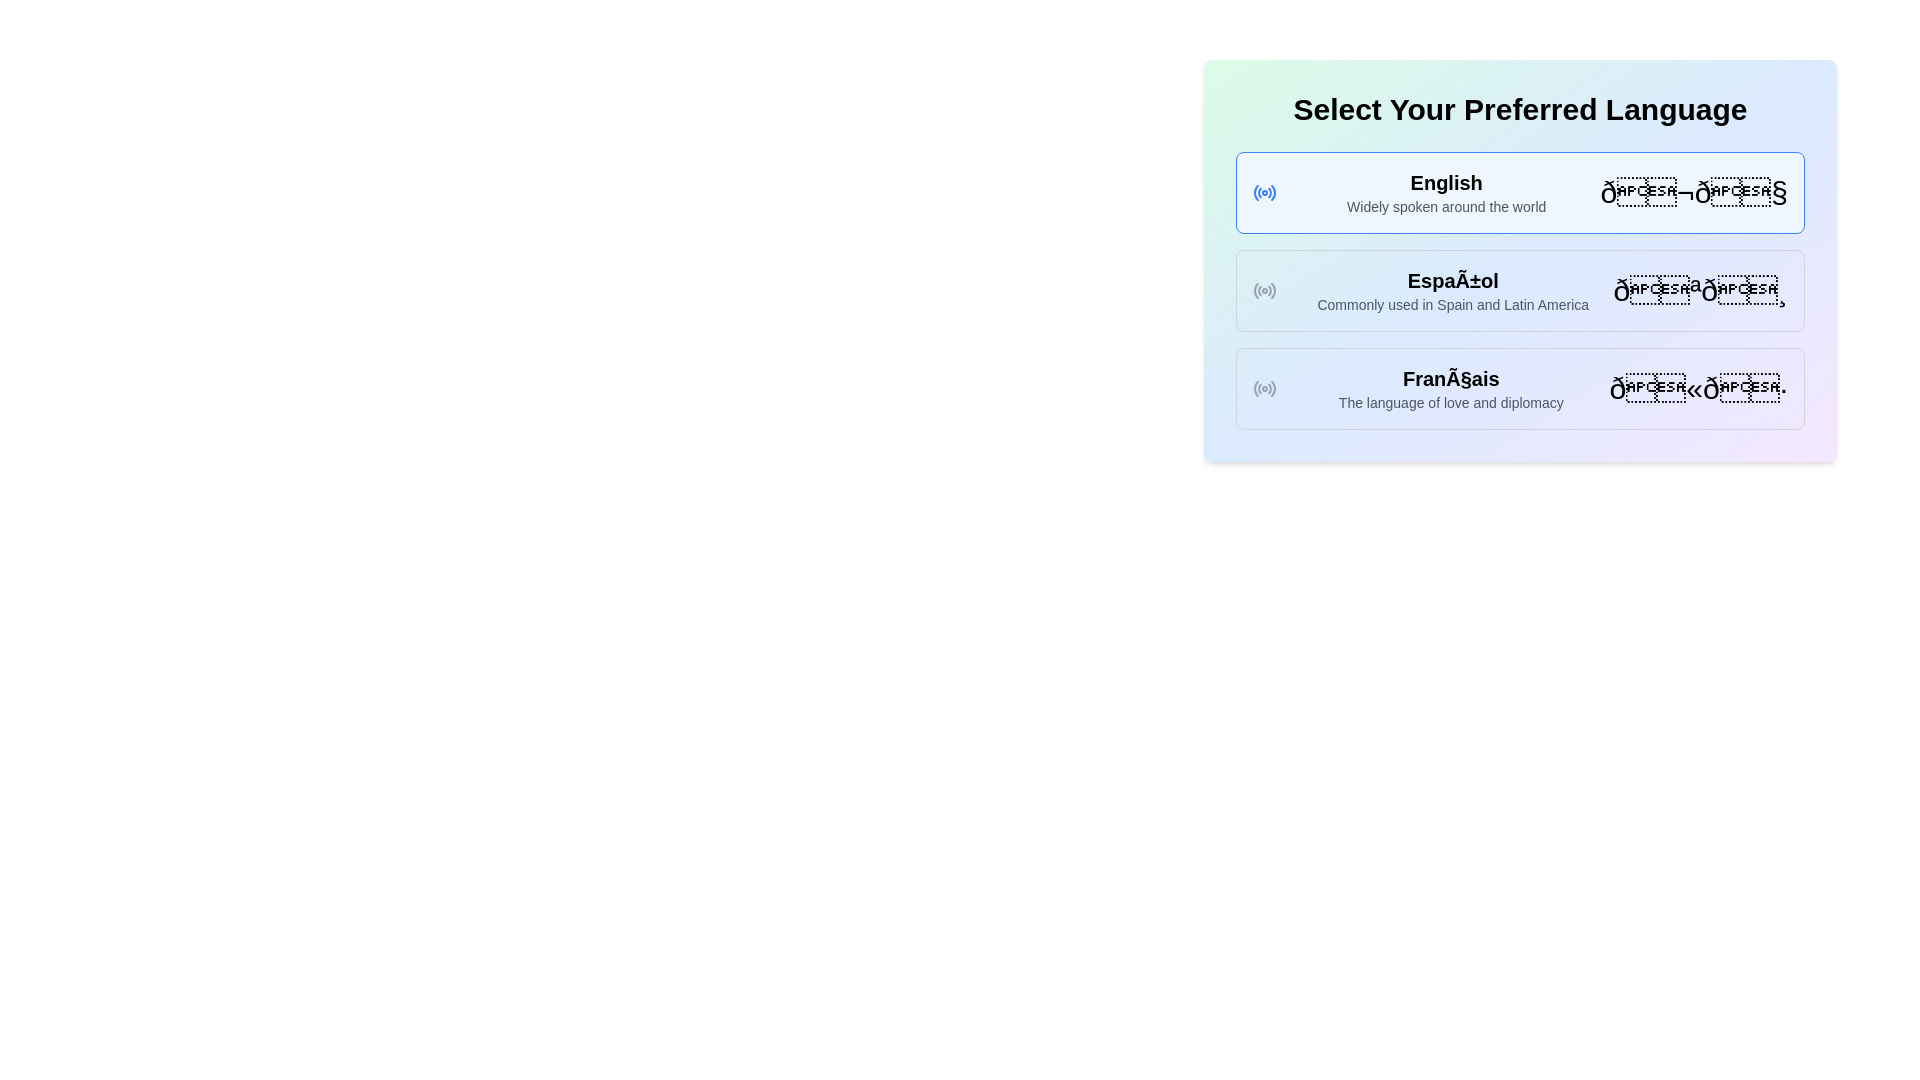 The width and height of the screenshot is (1920, 1080). What do you see at coordinates (1520, 260) in the screenshot?
I see `the second selectable language option in the list` at bounding box center [1520, 260].